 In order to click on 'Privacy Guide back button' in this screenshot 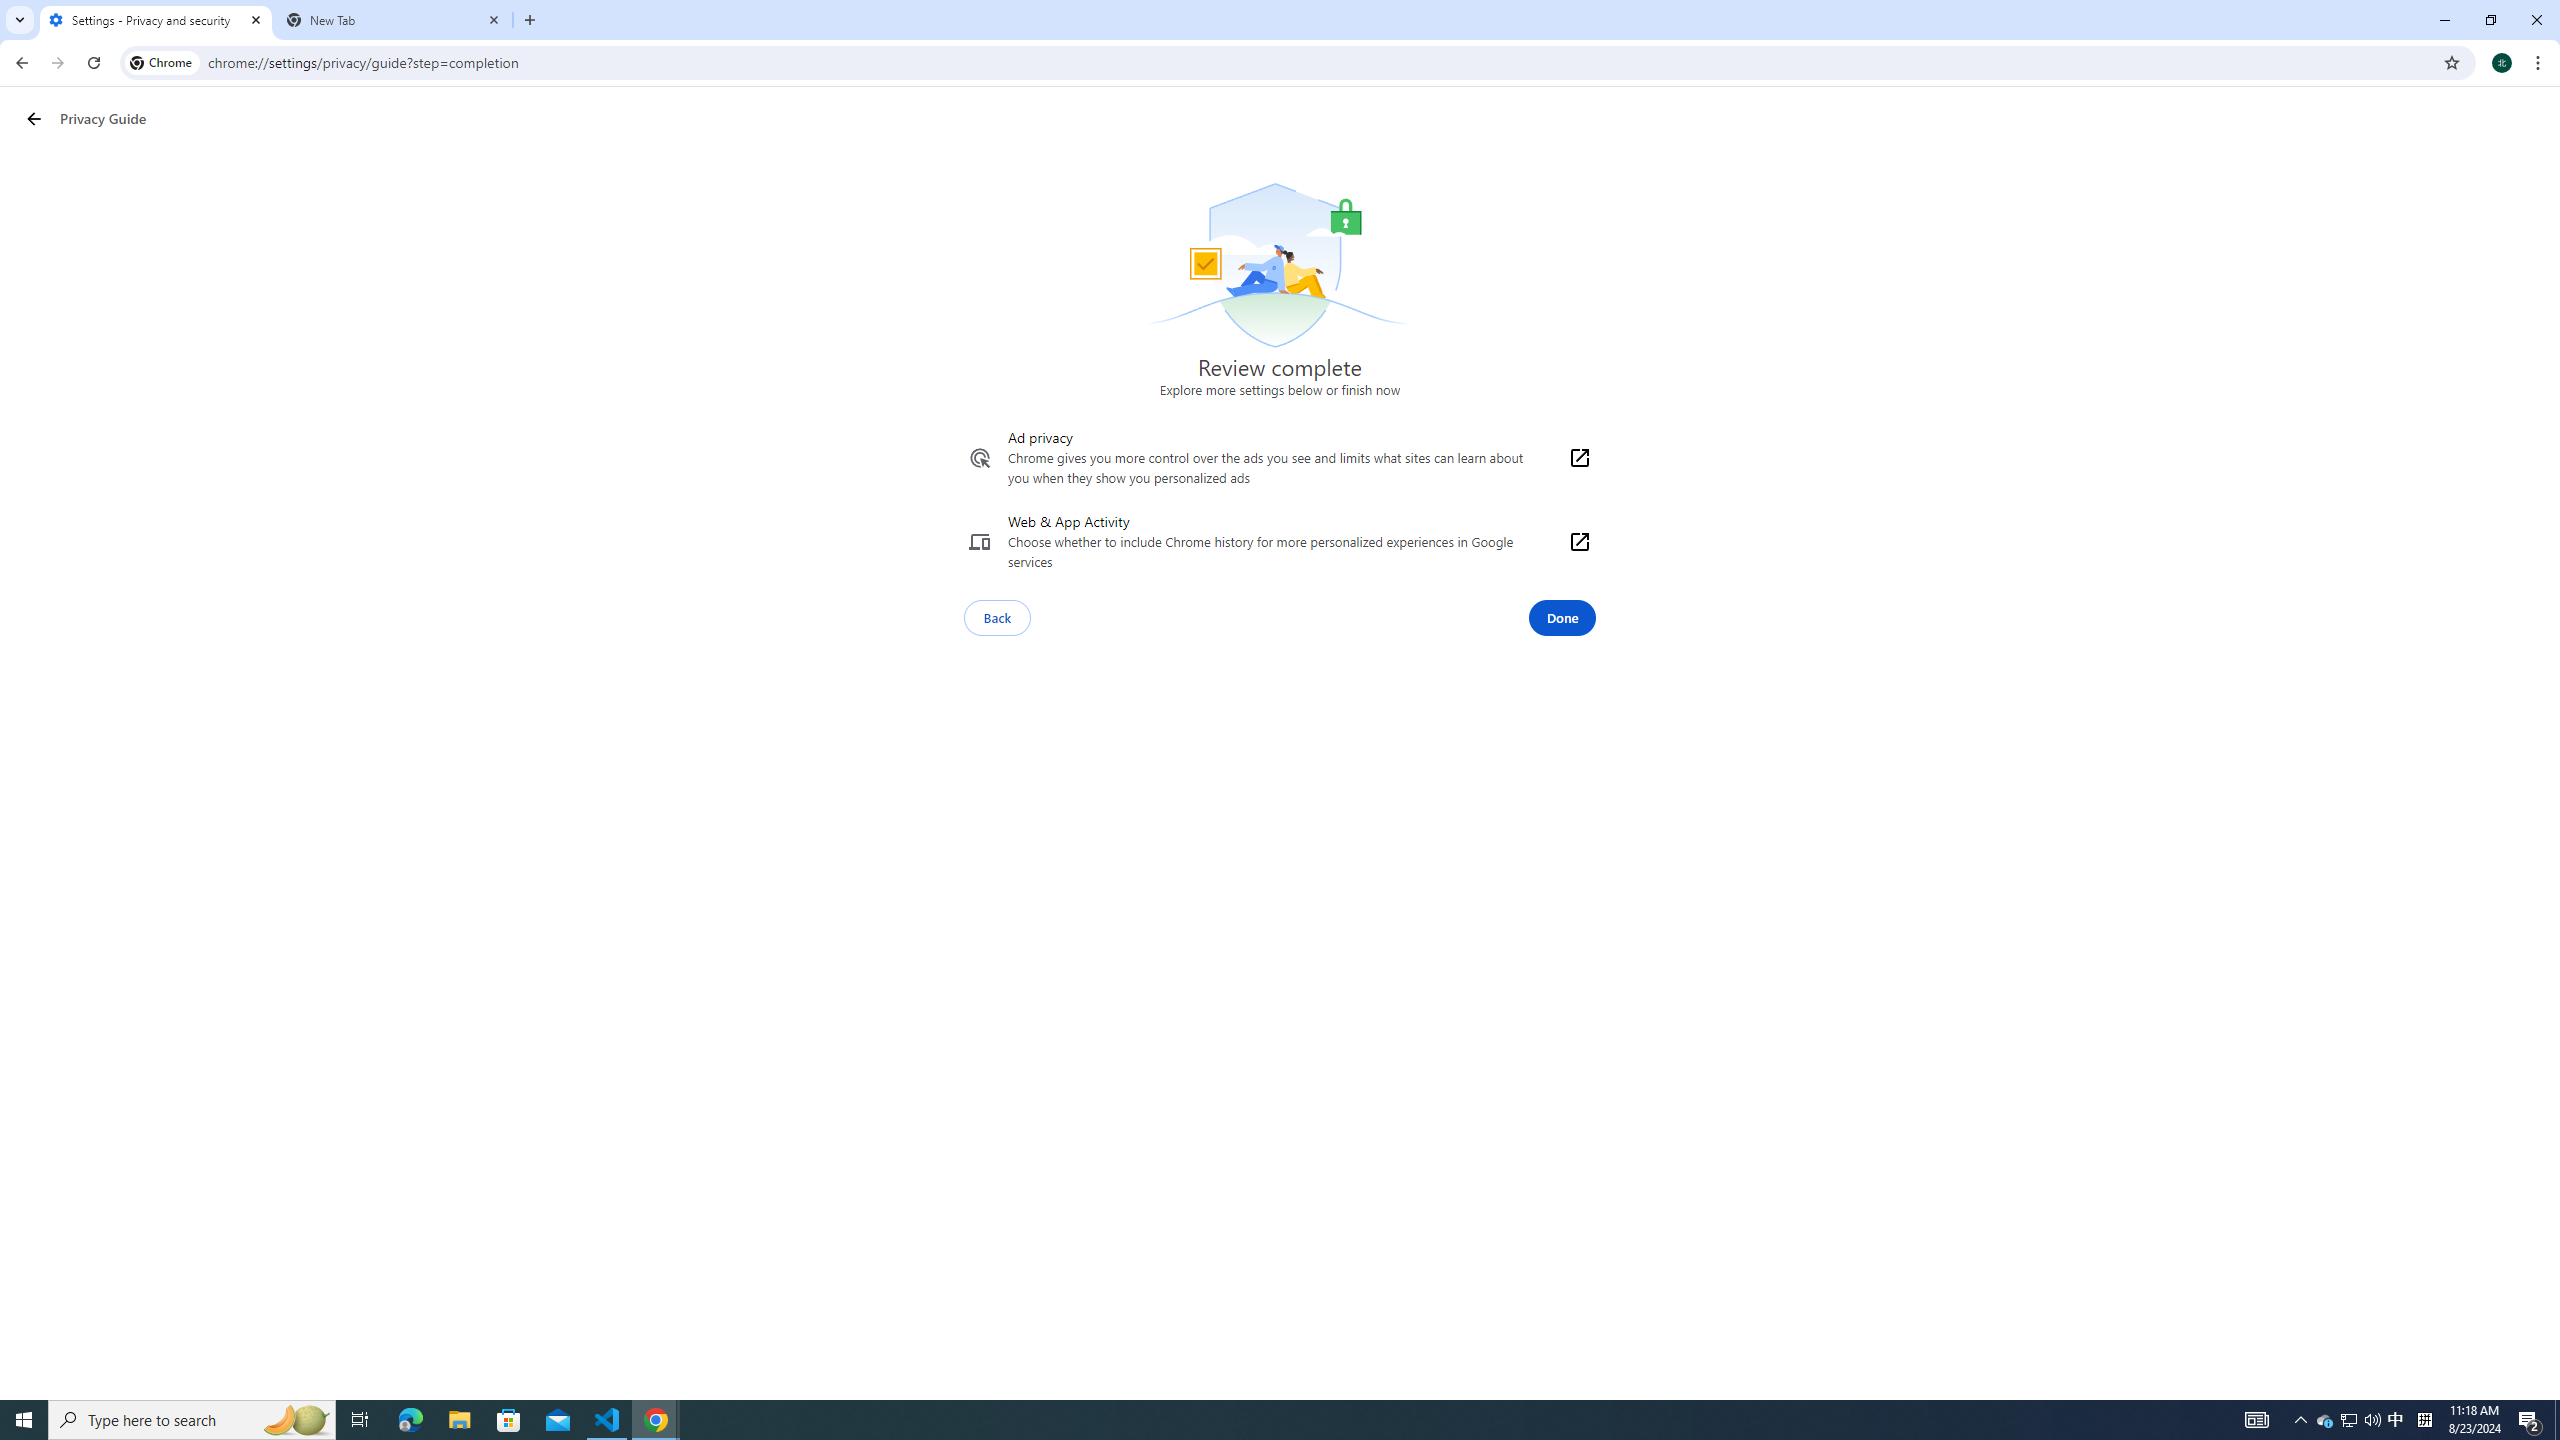, I will do `click(33, 118)`.